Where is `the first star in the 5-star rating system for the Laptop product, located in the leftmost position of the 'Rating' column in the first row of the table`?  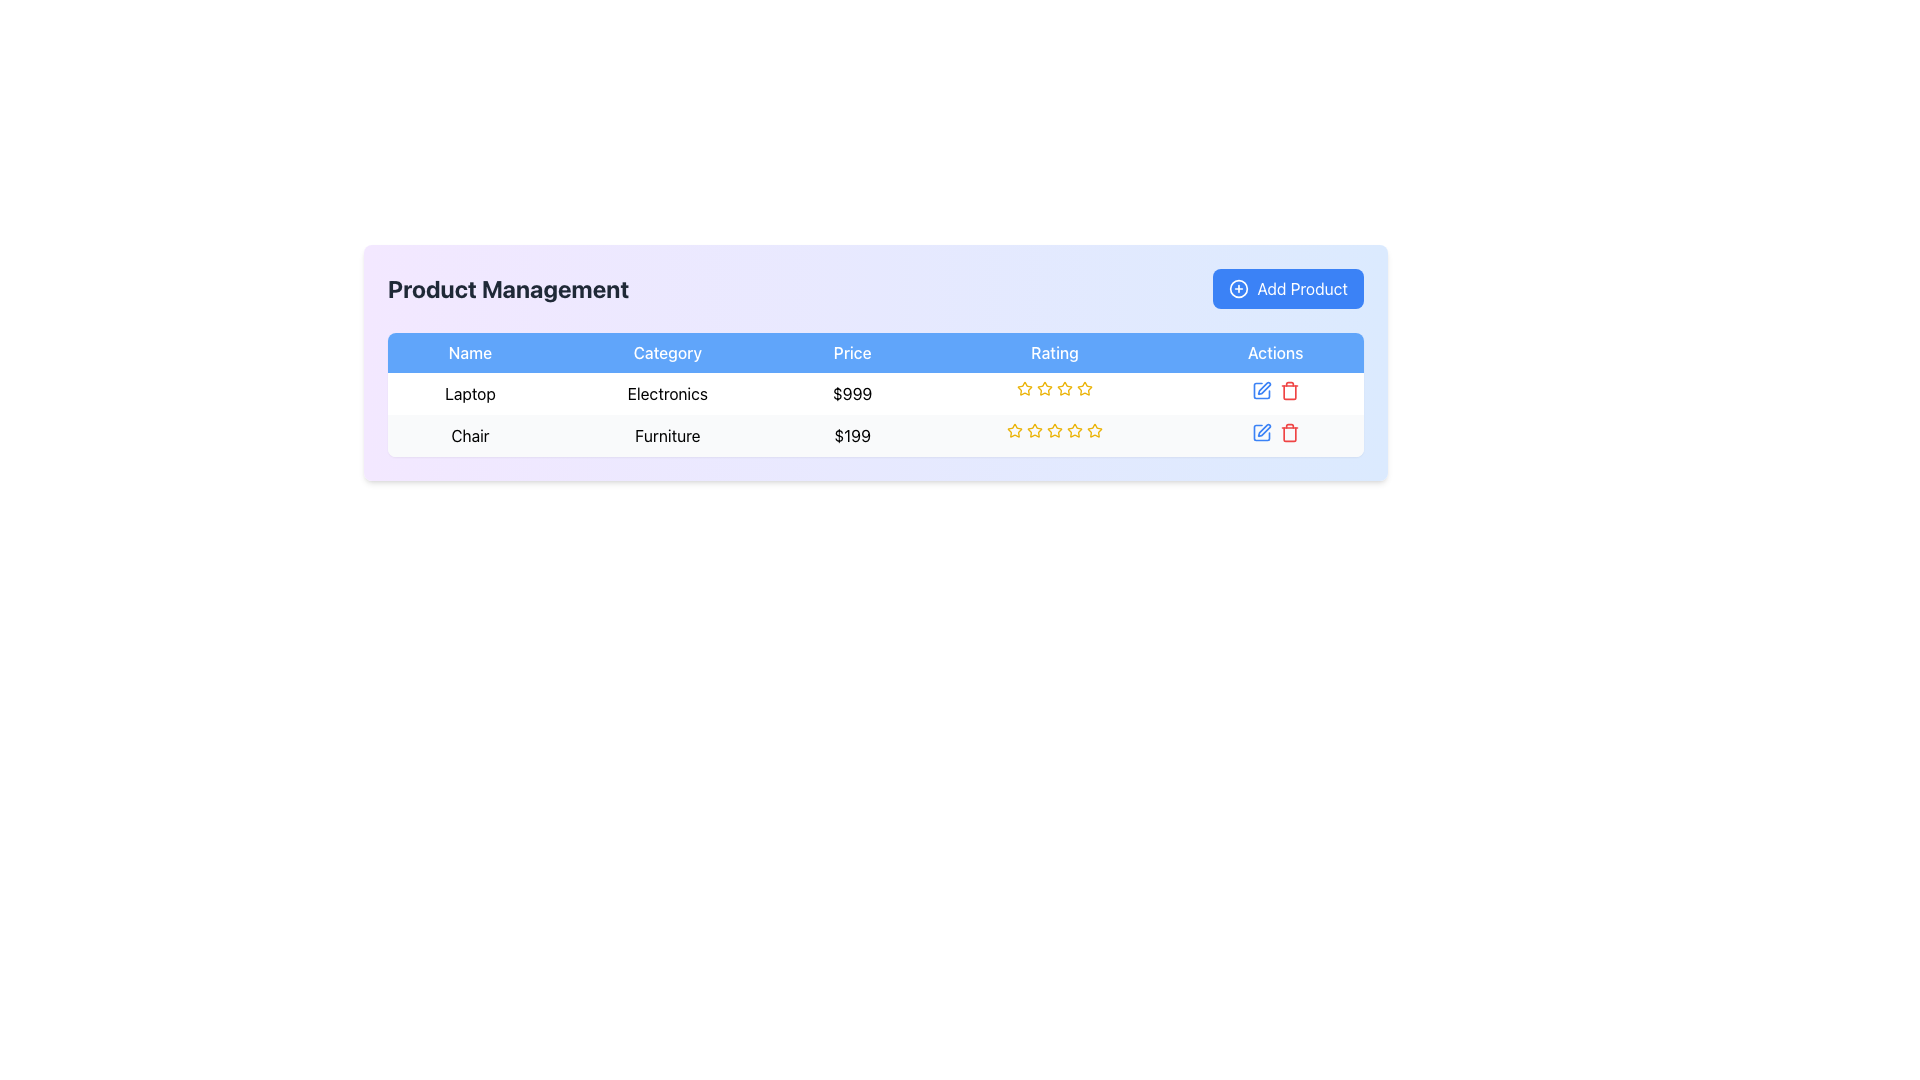 the first star in the 5-star rating system for the Laptop product, located in the leftmost position of the 'Rating' column in the first row of the table is located at coordinates (1044, 388).